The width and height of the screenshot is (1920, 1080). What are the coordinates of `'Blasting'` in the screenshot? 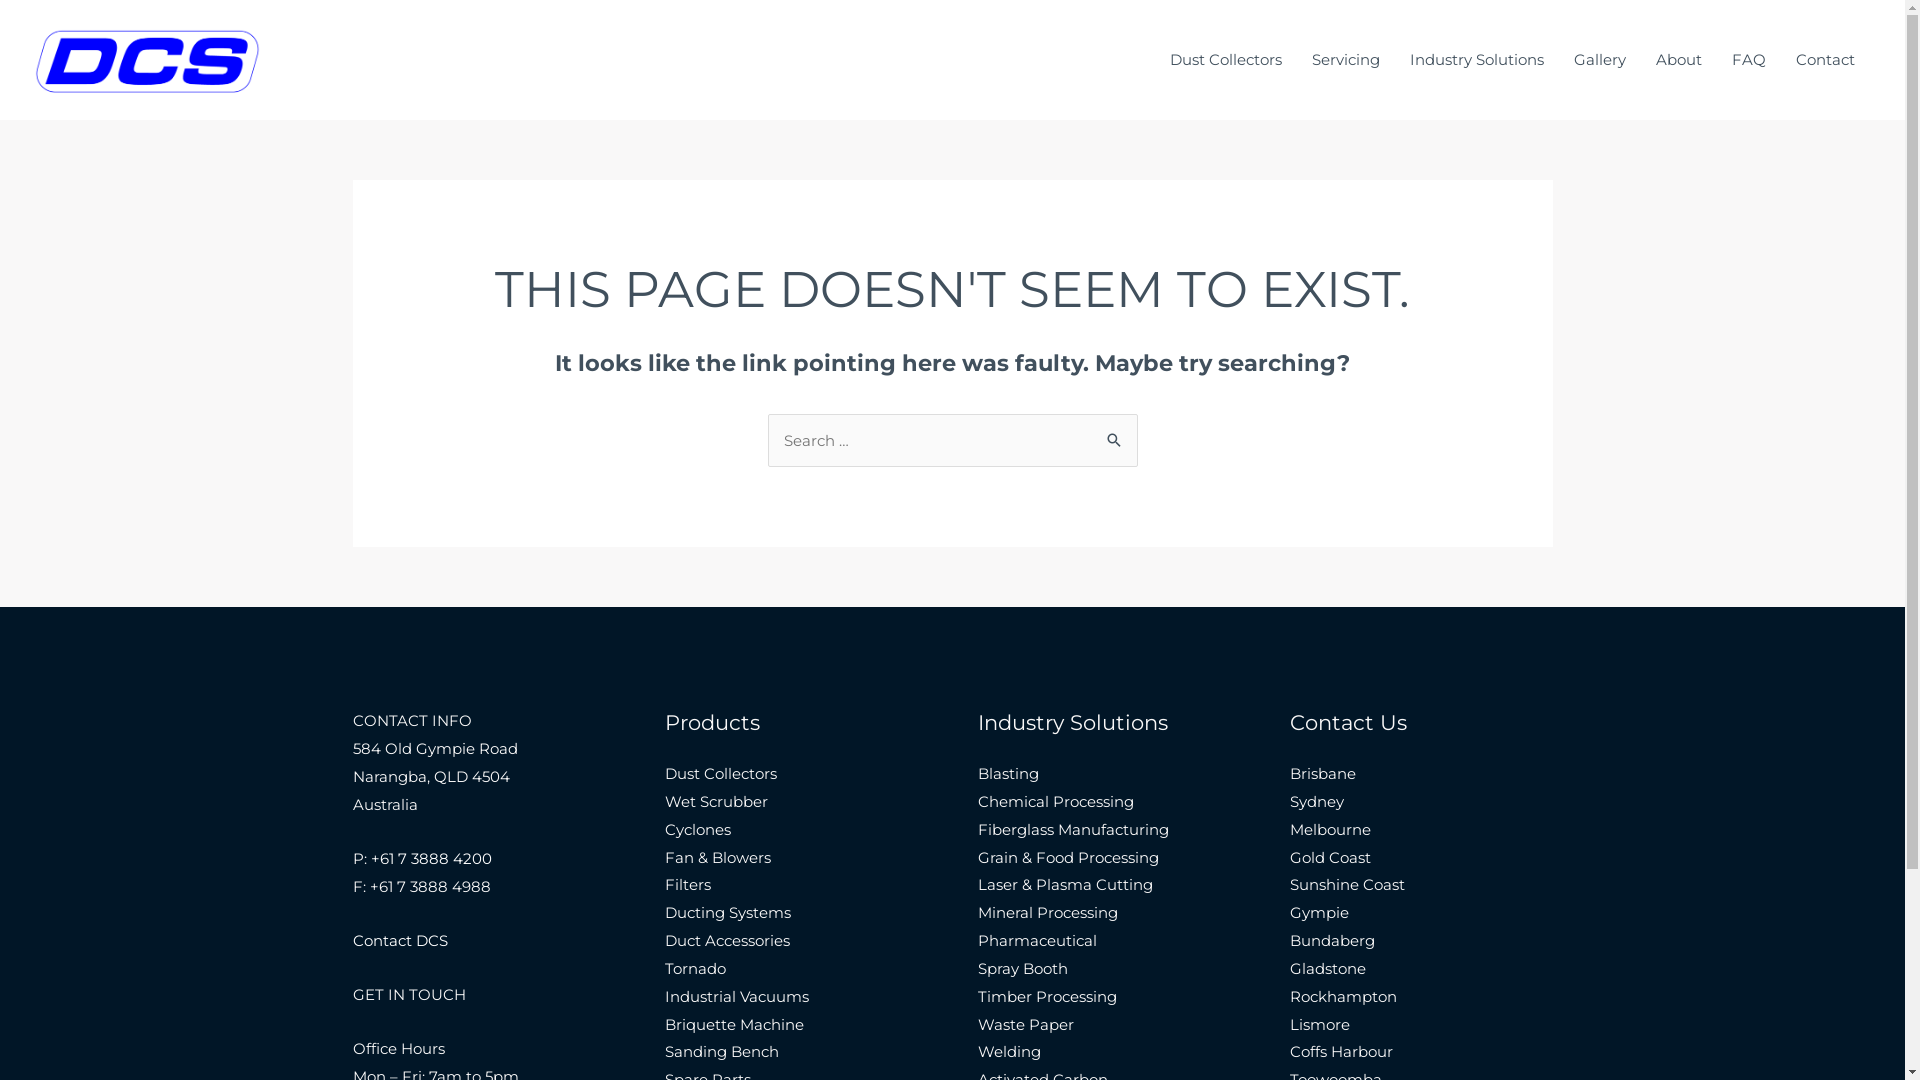 It's located at (1008, 772).